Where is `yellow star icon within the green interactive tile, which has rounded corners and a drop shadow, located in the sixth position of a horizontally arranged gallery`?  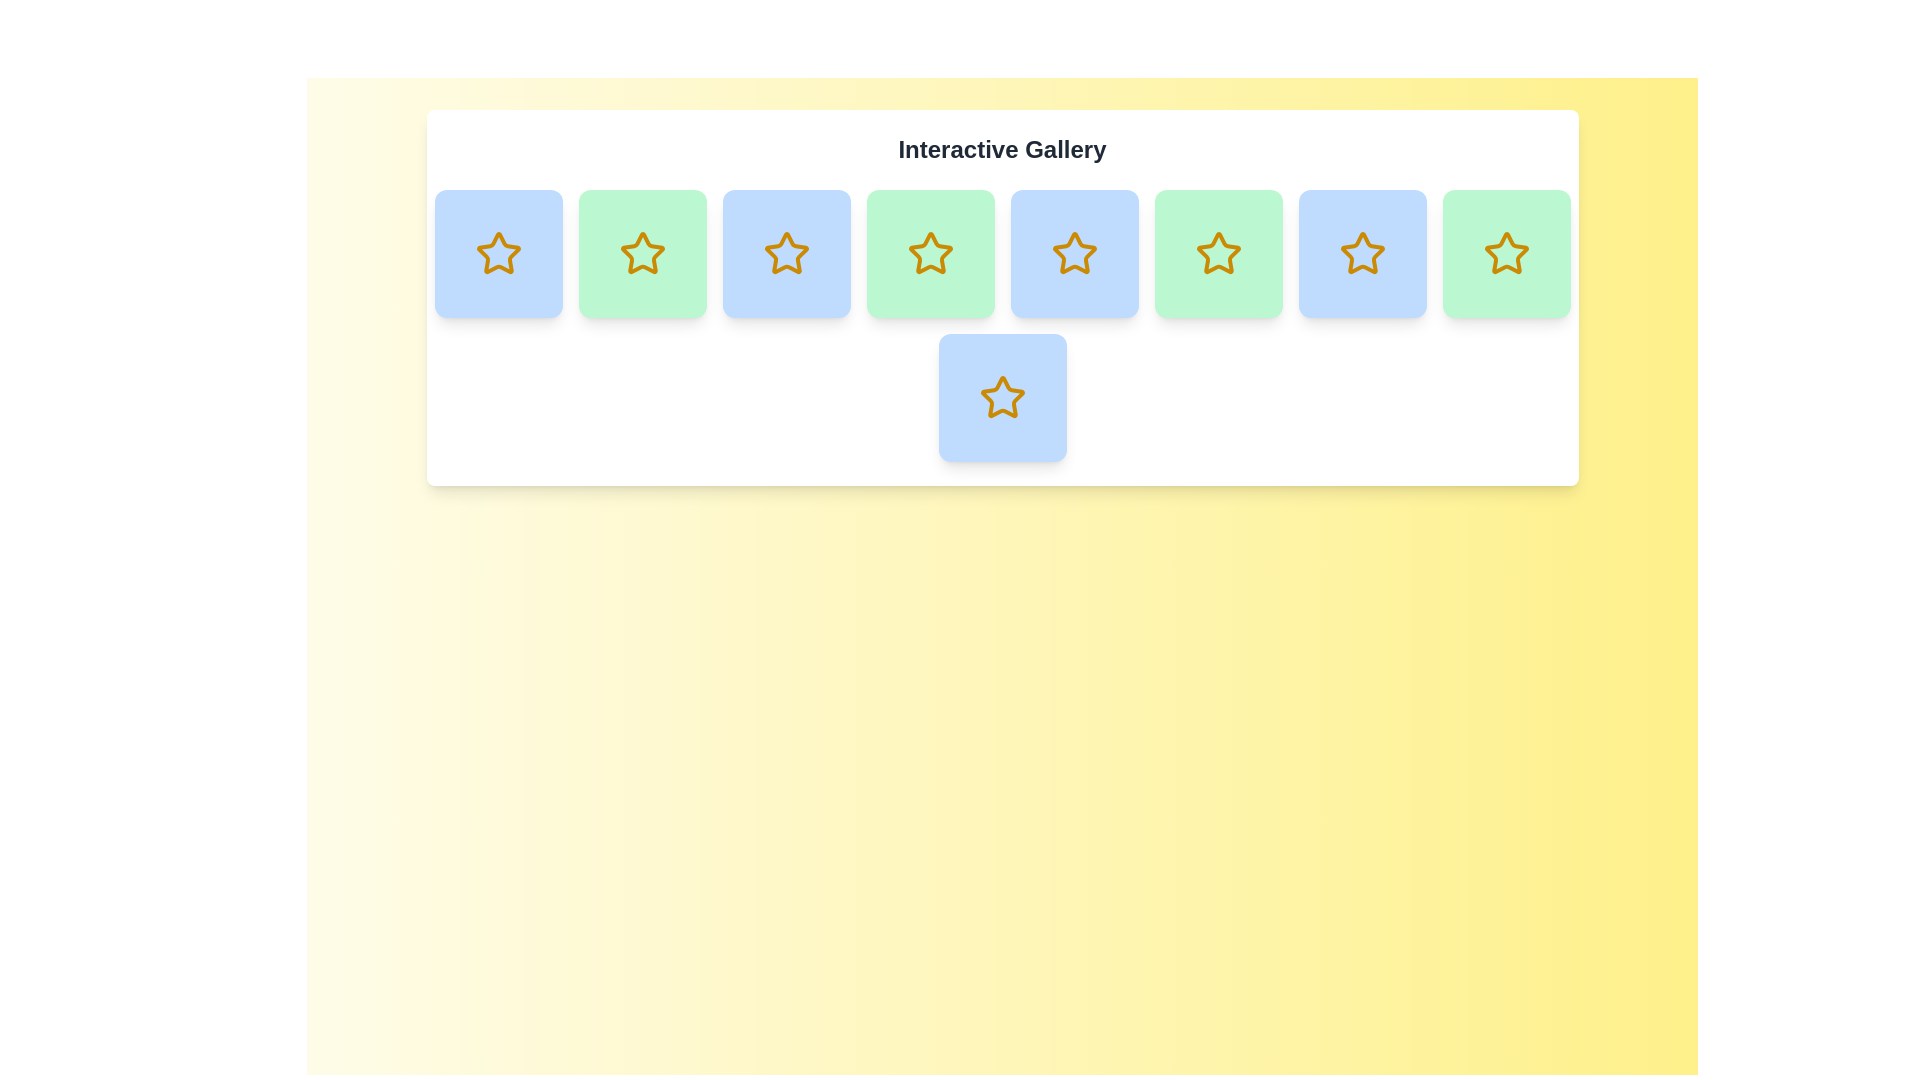
yellow star icon within the green interactive tile, which has rounded corners and a drop shadow, located in the sixth position of a horizontally arranged gallery is located at coordinates (929, 253).